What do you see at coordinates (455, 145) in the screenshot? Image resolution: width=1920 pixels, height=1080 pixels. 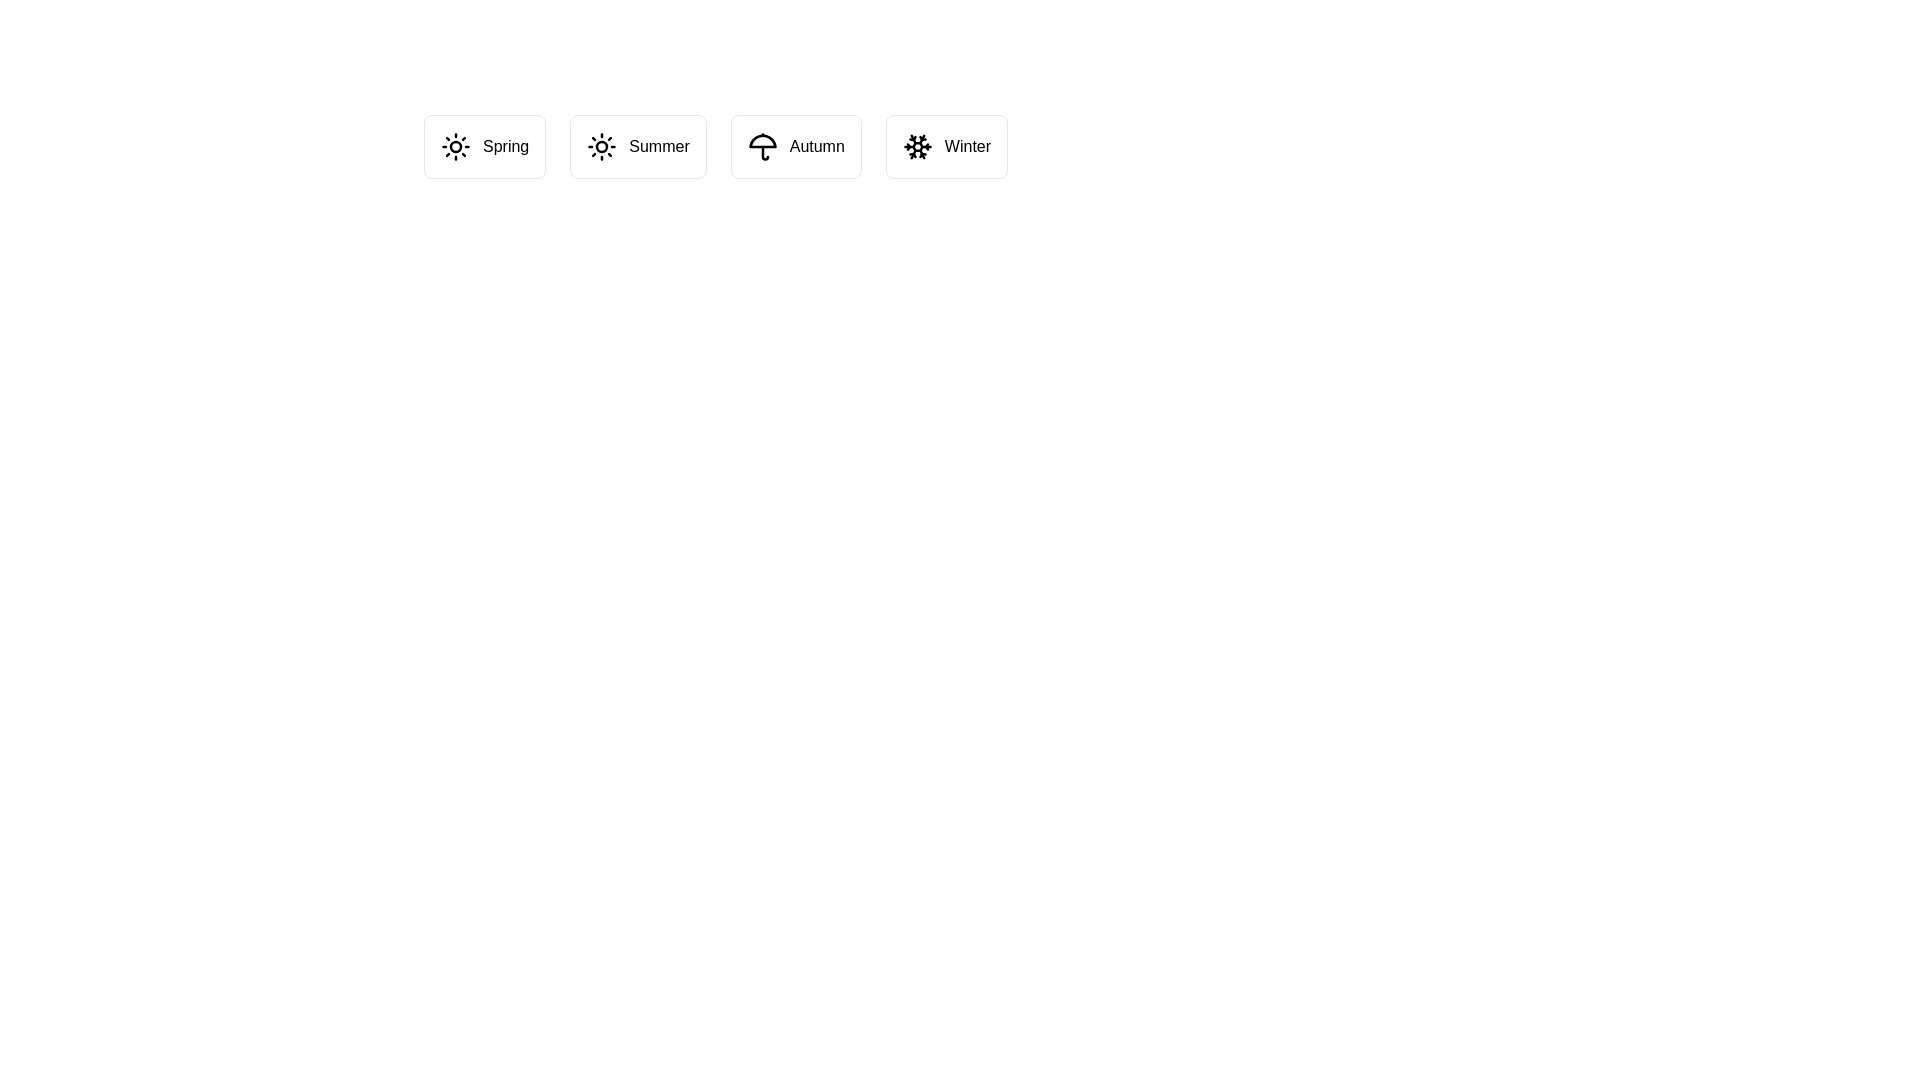 I see `the circular sun icon element, which is positioned centrally within the sun symbol and styled with a stroke, to interact with it` at bounding box center [455, 145].